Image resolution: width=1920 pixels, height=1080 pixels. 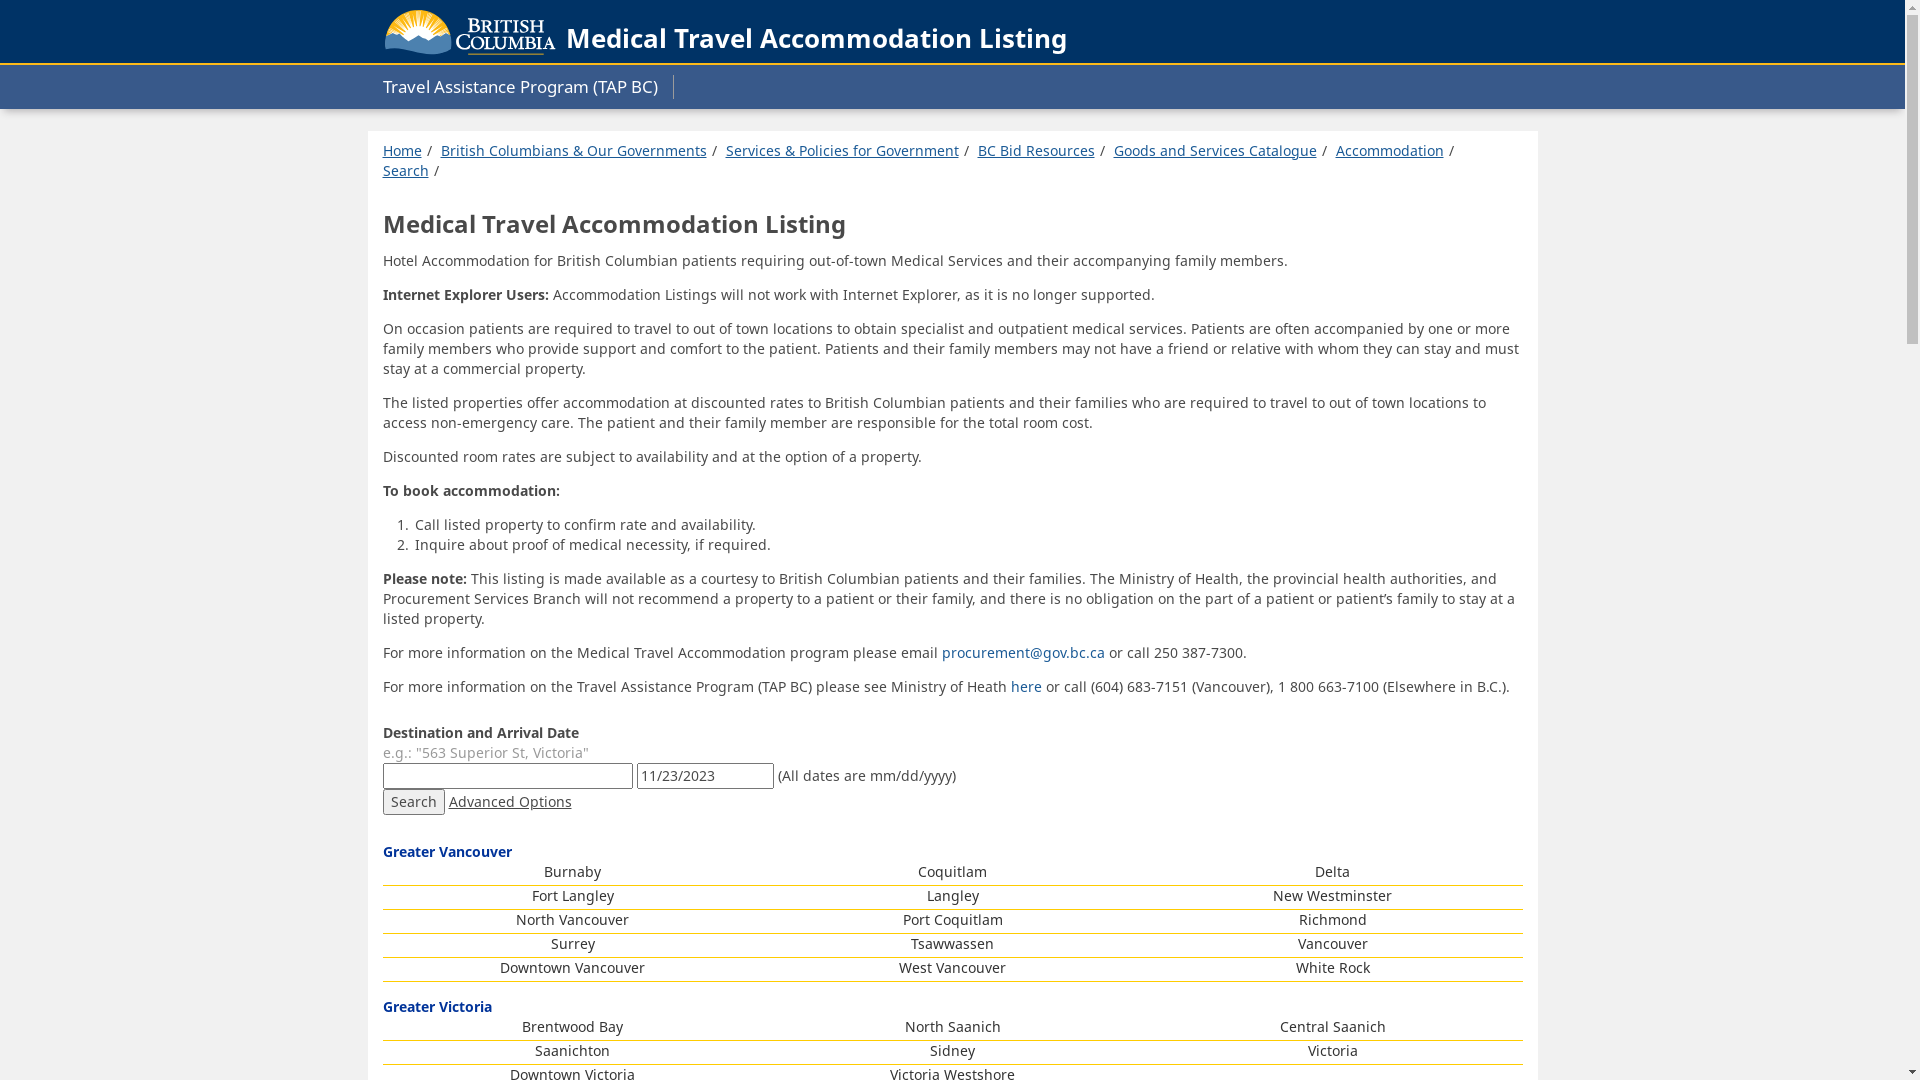 I want to click on 'BC Bid Resources', so click(x=1036, y=149).